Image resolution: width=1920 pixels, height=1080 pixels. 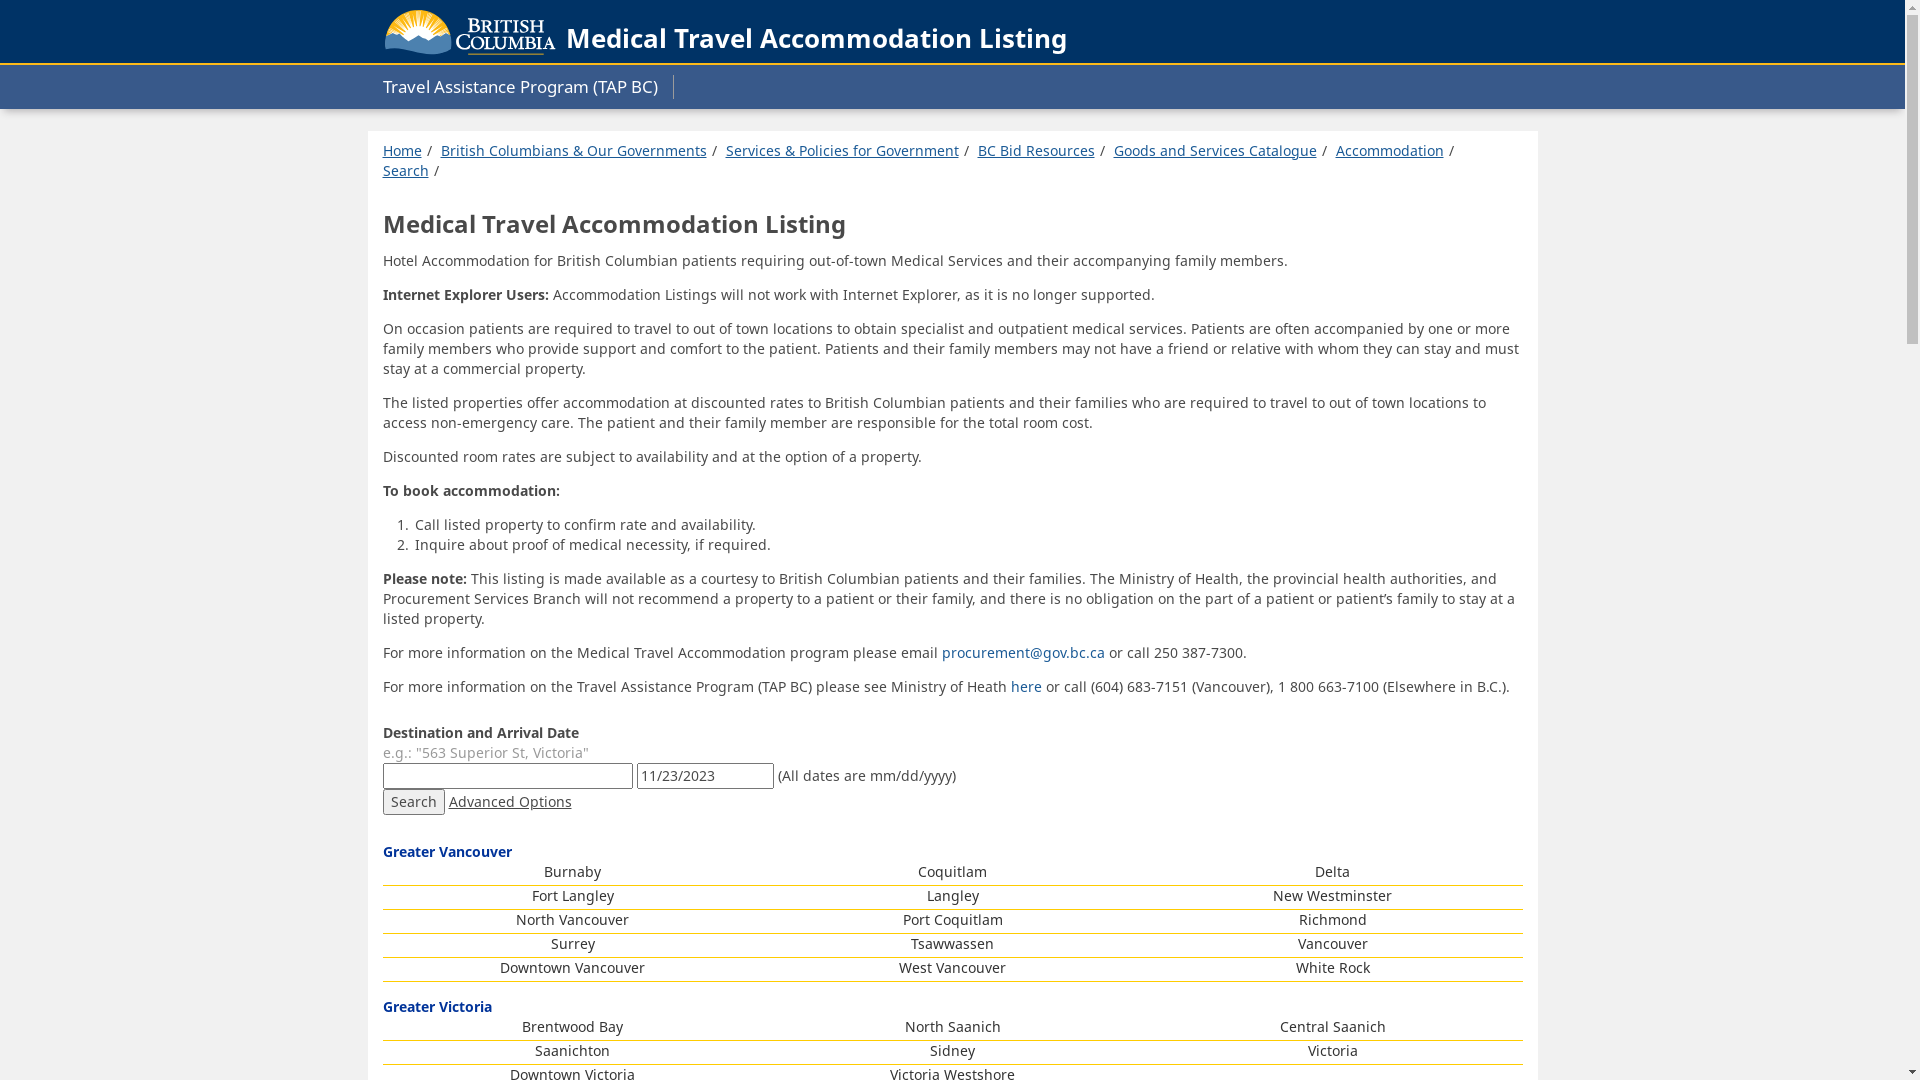 I want to click on 'BC Bid Resources', so click(x=1036, y=149).